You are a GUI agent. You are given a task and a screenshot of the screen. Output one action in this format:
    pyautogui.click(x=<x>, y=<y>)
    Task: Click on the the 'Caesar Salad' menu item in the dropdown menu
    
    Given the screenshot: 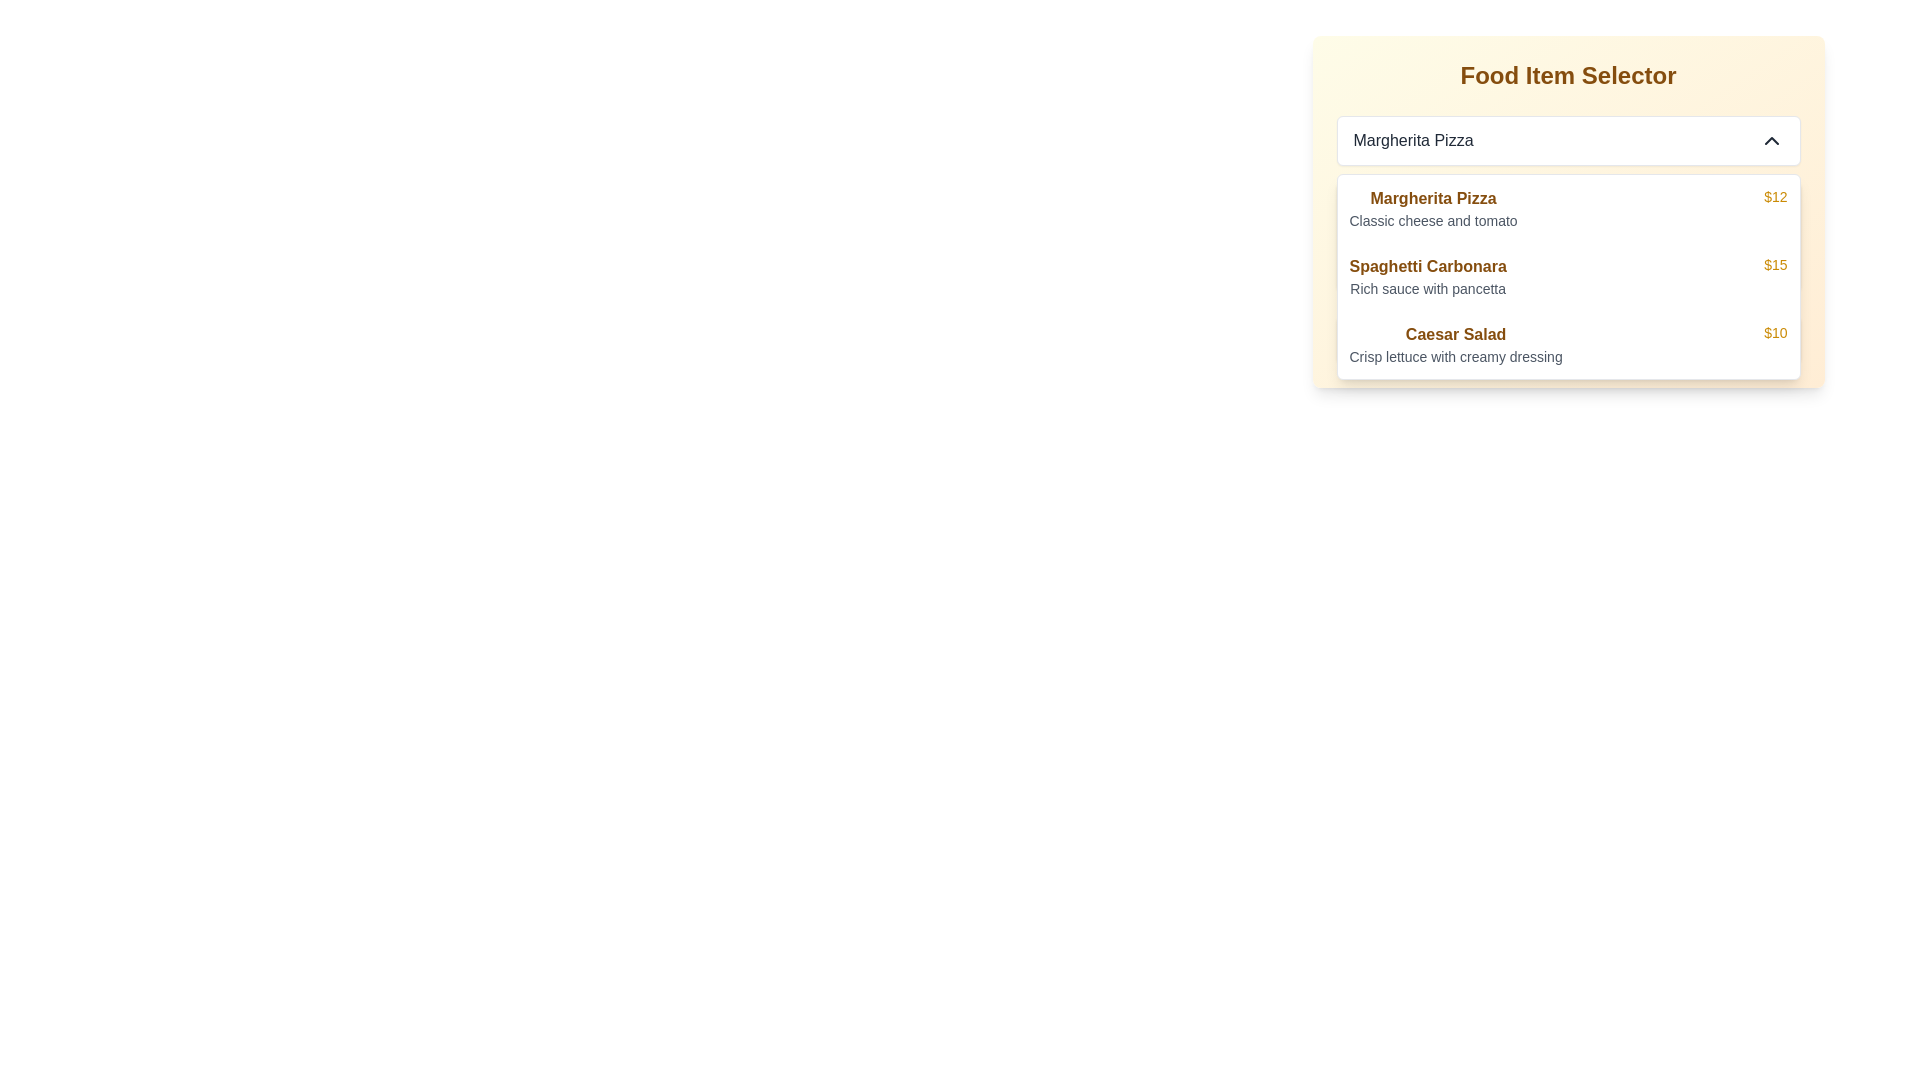 What is the action you would take?
    pyautogui.click(x=1567, y=343)
    